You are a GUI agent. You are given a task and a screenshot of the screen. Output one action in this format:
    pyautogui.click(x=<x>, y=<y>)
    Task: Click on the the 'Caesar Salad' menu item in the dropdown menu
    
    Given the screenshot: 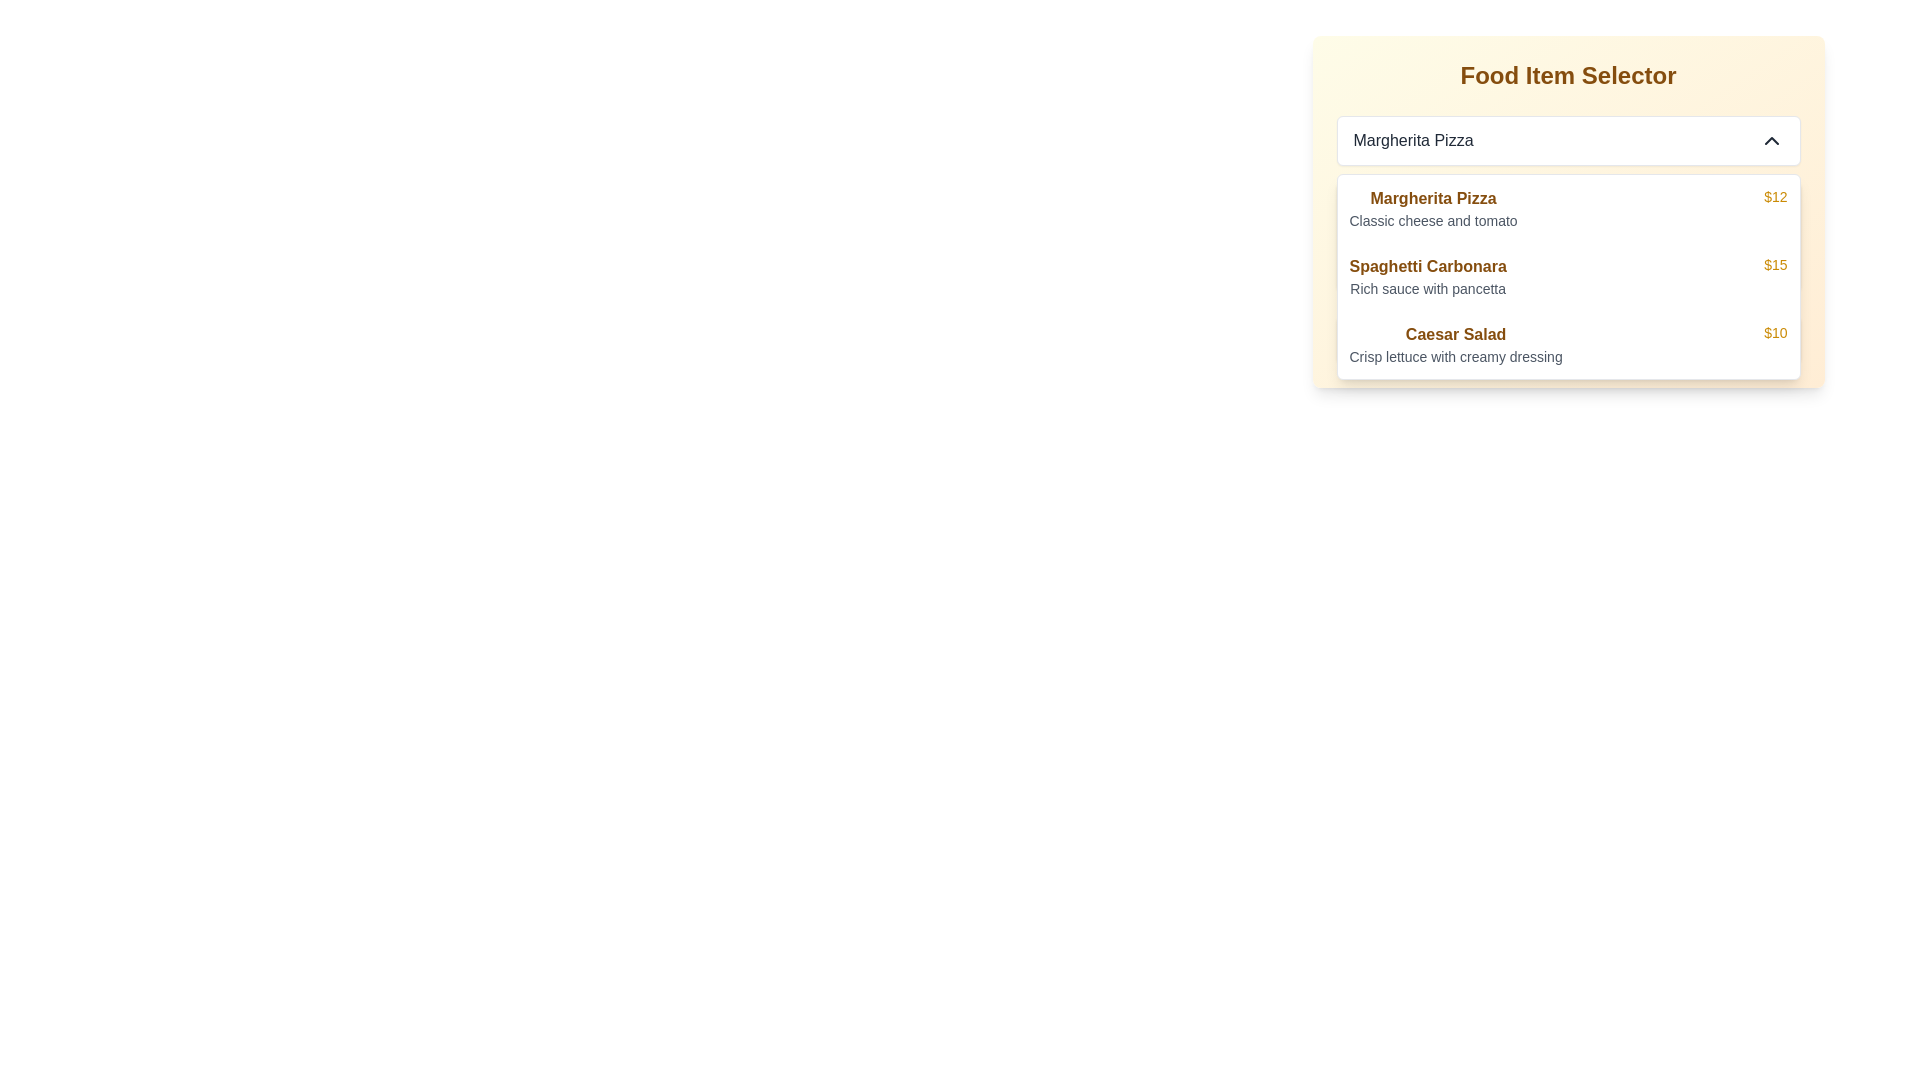 What is the action you would take?
    pyautogui.click(x=1567, y=343)
    